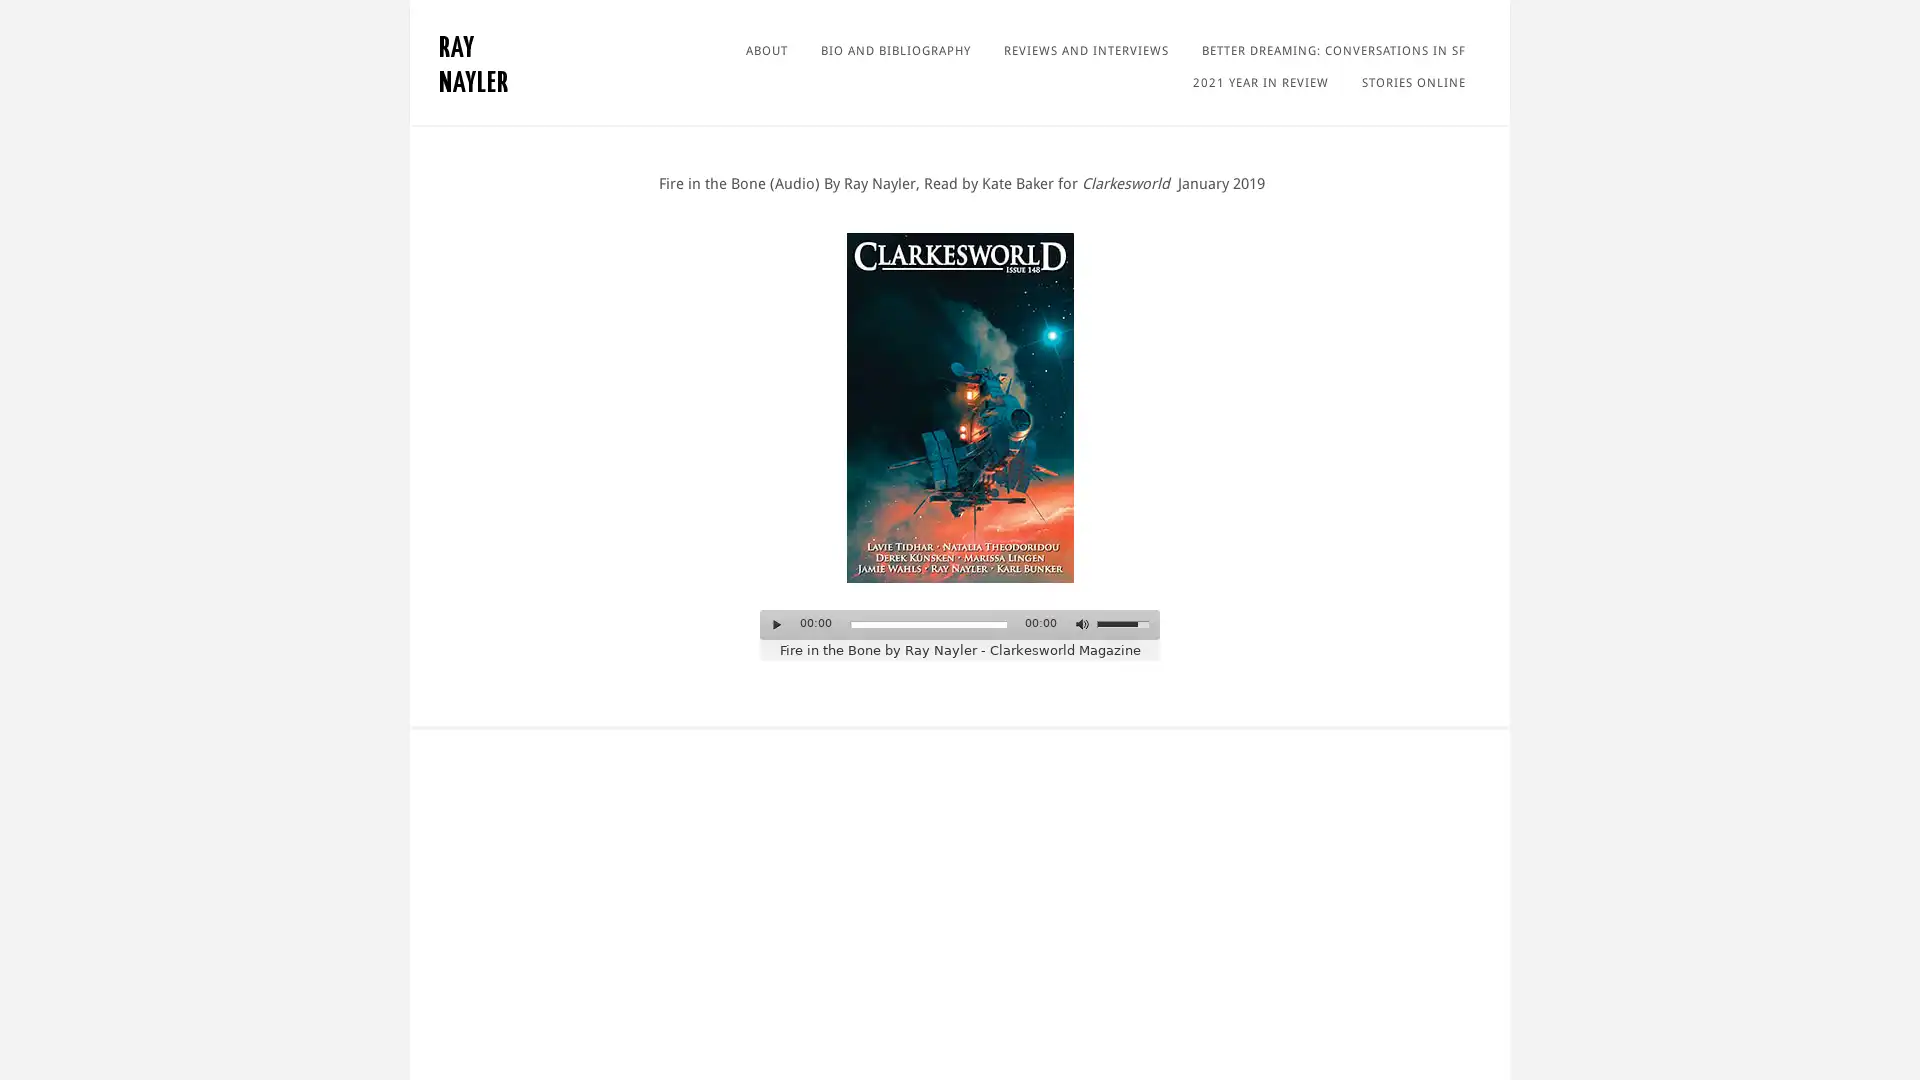 This screenshot has width=1920, height=1080. I want to click on Mute Toggle, so click(1080, 623).